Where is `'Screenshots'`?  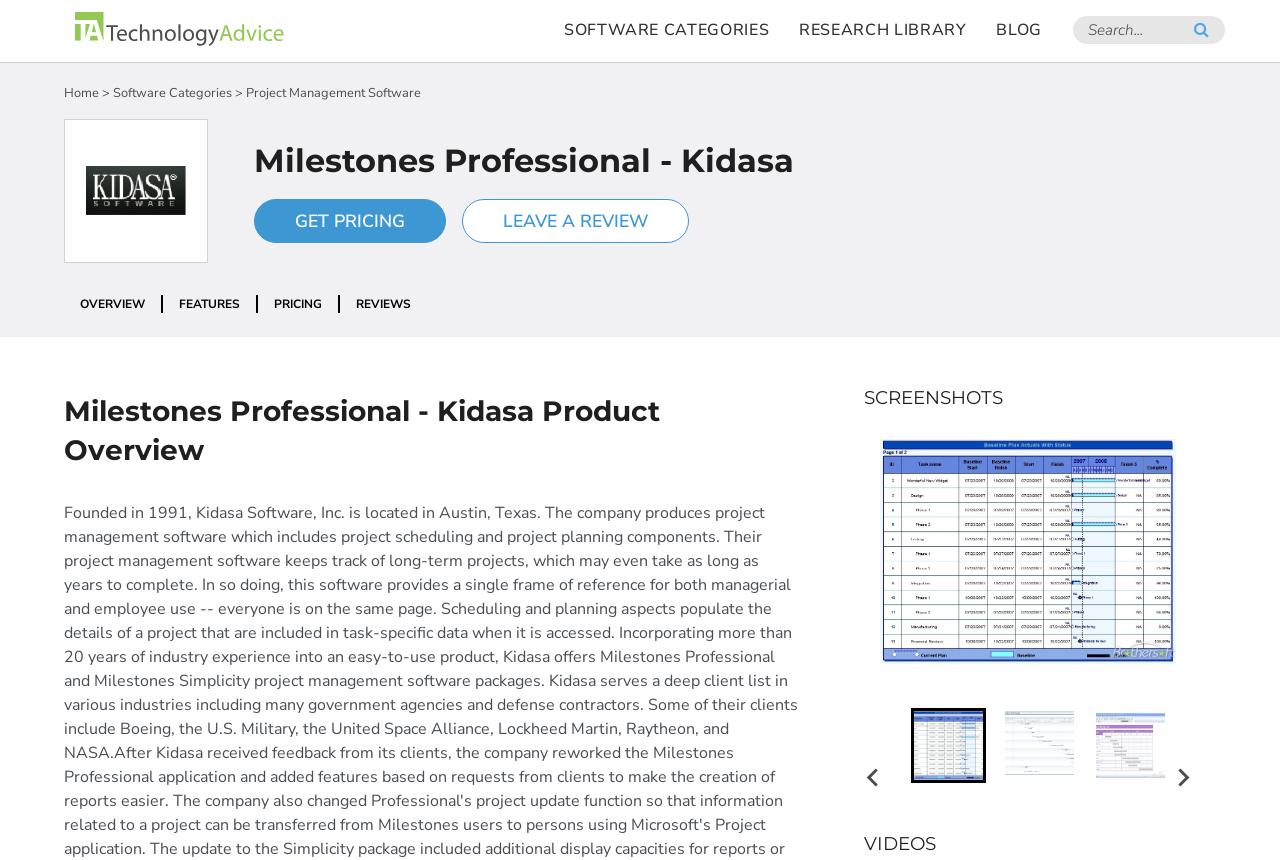 'Screenshots' is located at coordinates (932, 396).